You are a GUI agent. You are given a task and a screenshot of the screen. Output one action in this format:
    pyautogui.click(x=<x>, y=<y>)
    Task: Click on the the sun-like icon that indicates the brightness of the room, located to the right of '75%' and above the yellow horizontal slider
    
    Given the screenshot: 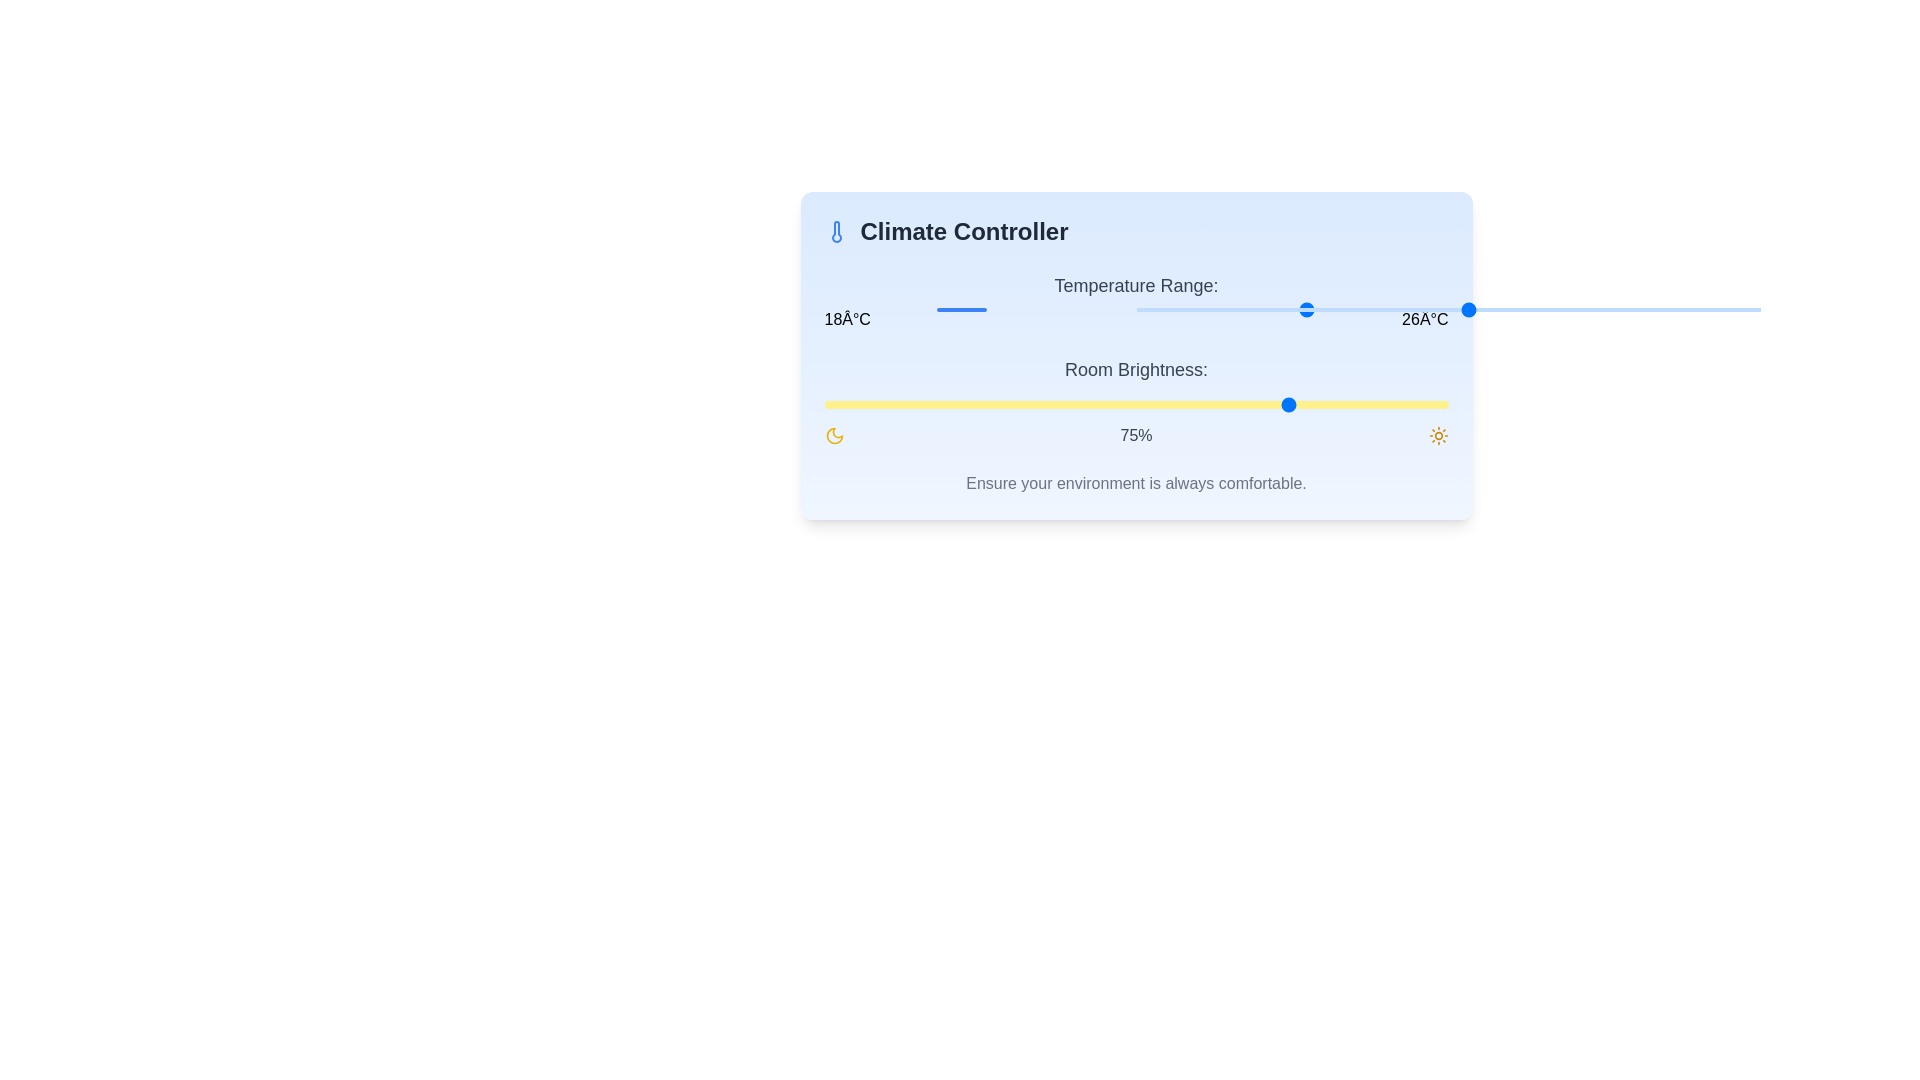 What is the action you would take?
    pyautogui.click(x=1437, y=434)
    